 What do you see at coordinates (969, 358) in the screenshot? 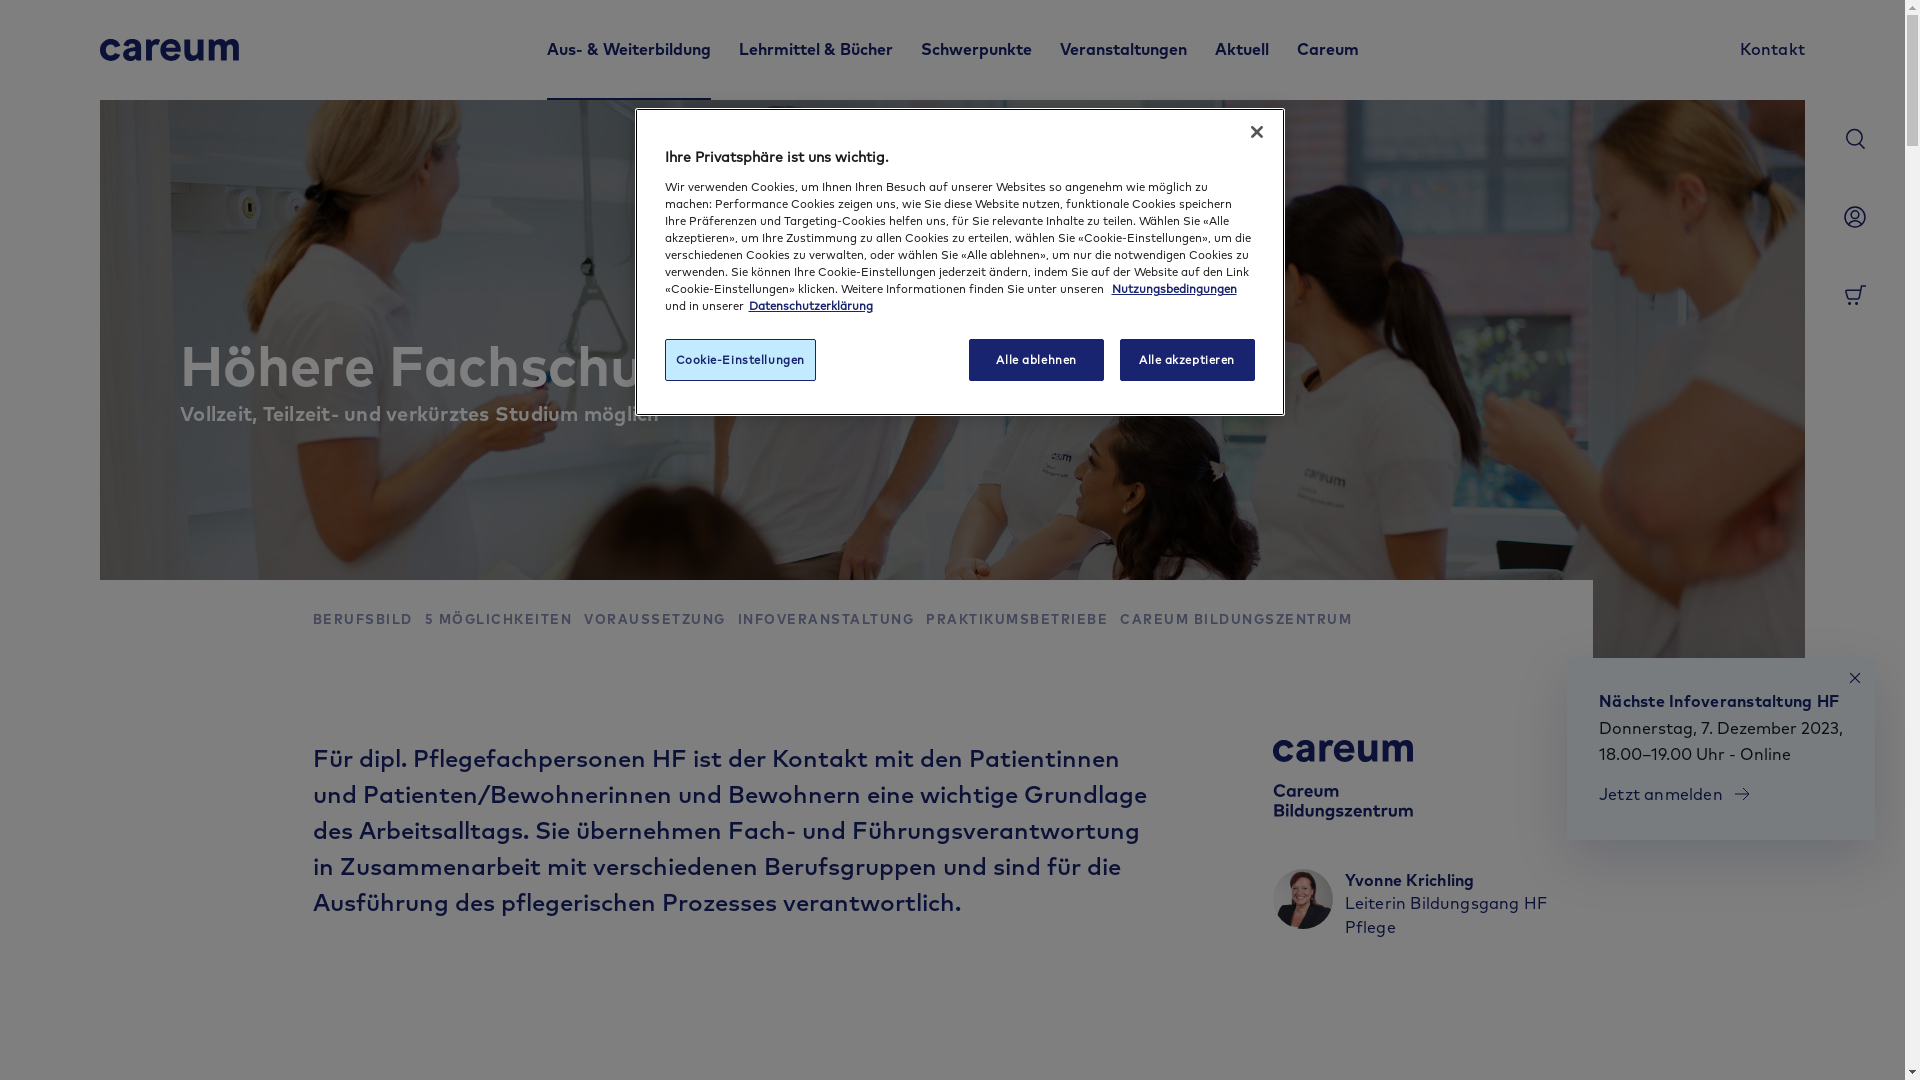
I see `'Alle ablehnen'` at bounding box center [969, 358].